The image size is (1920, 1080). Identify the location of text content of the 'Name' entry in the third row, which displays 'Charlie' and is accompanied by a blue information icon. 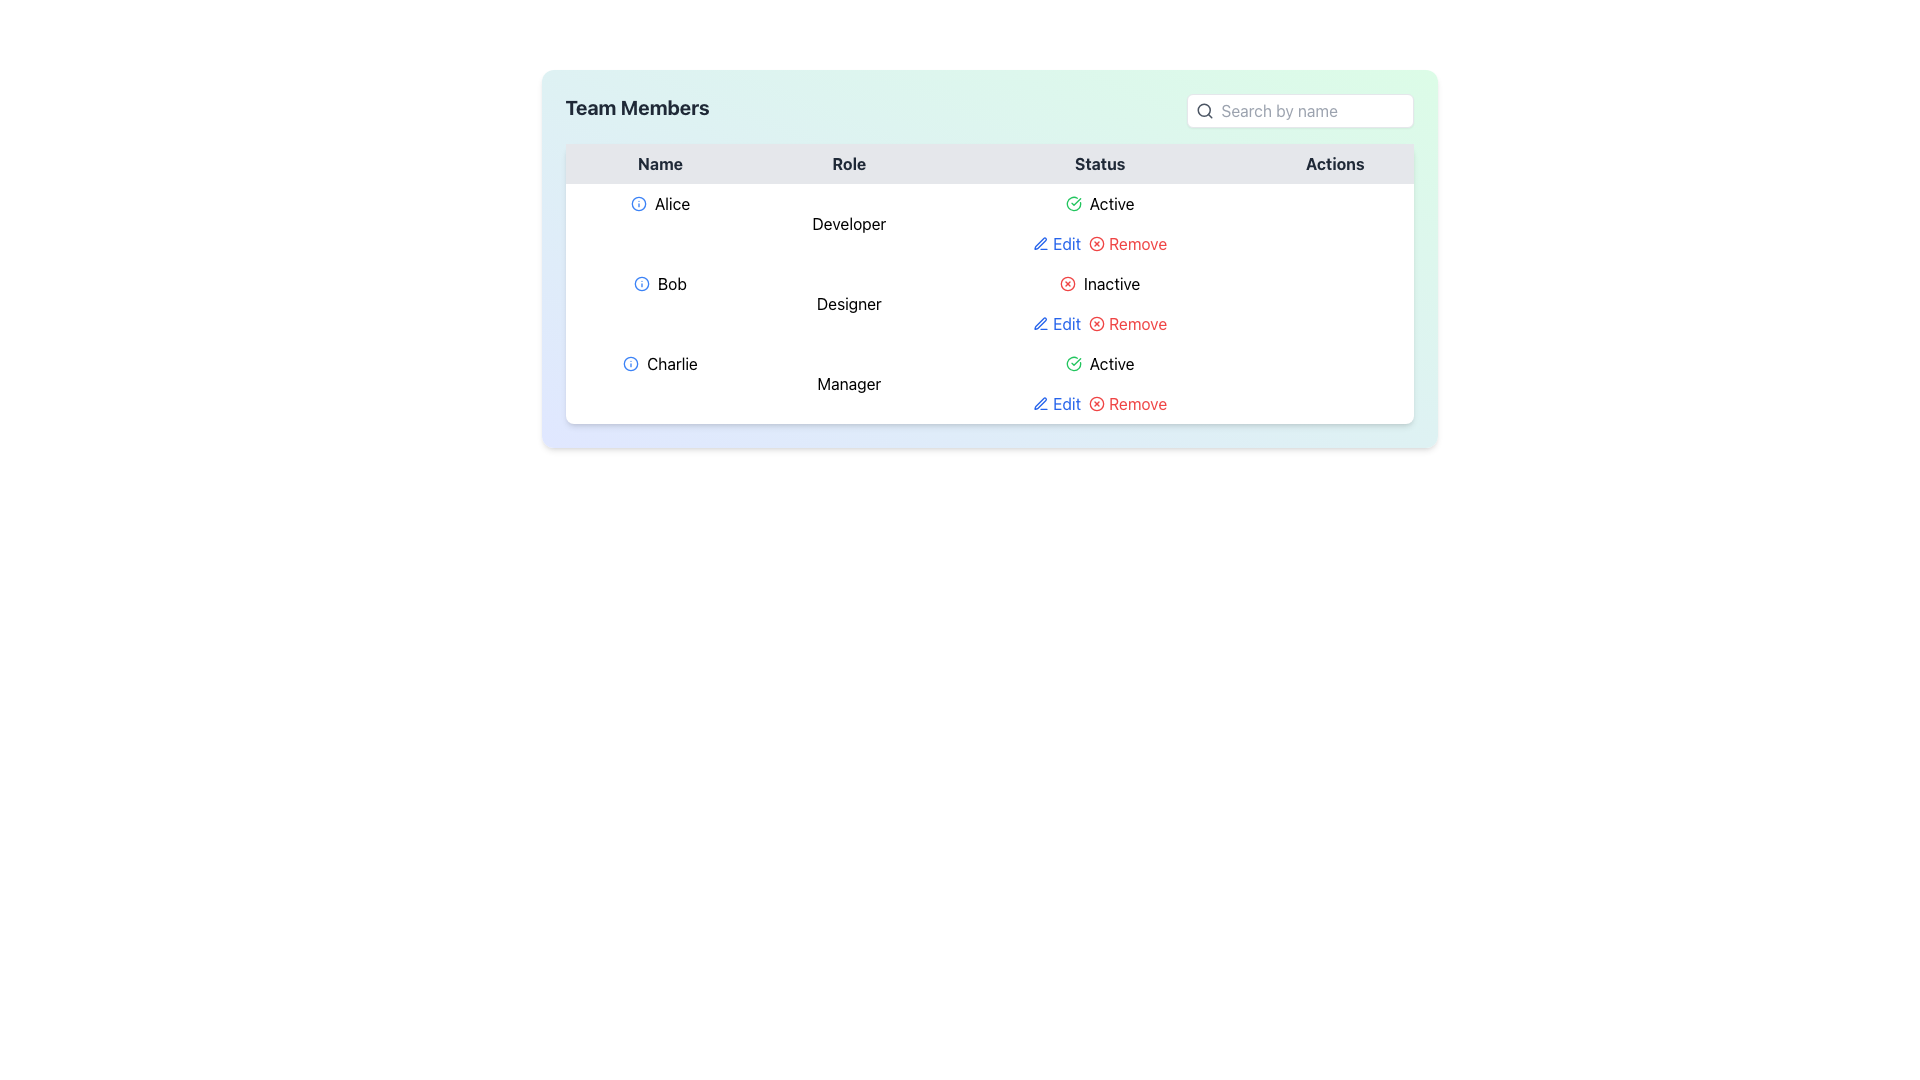
(660, 363).